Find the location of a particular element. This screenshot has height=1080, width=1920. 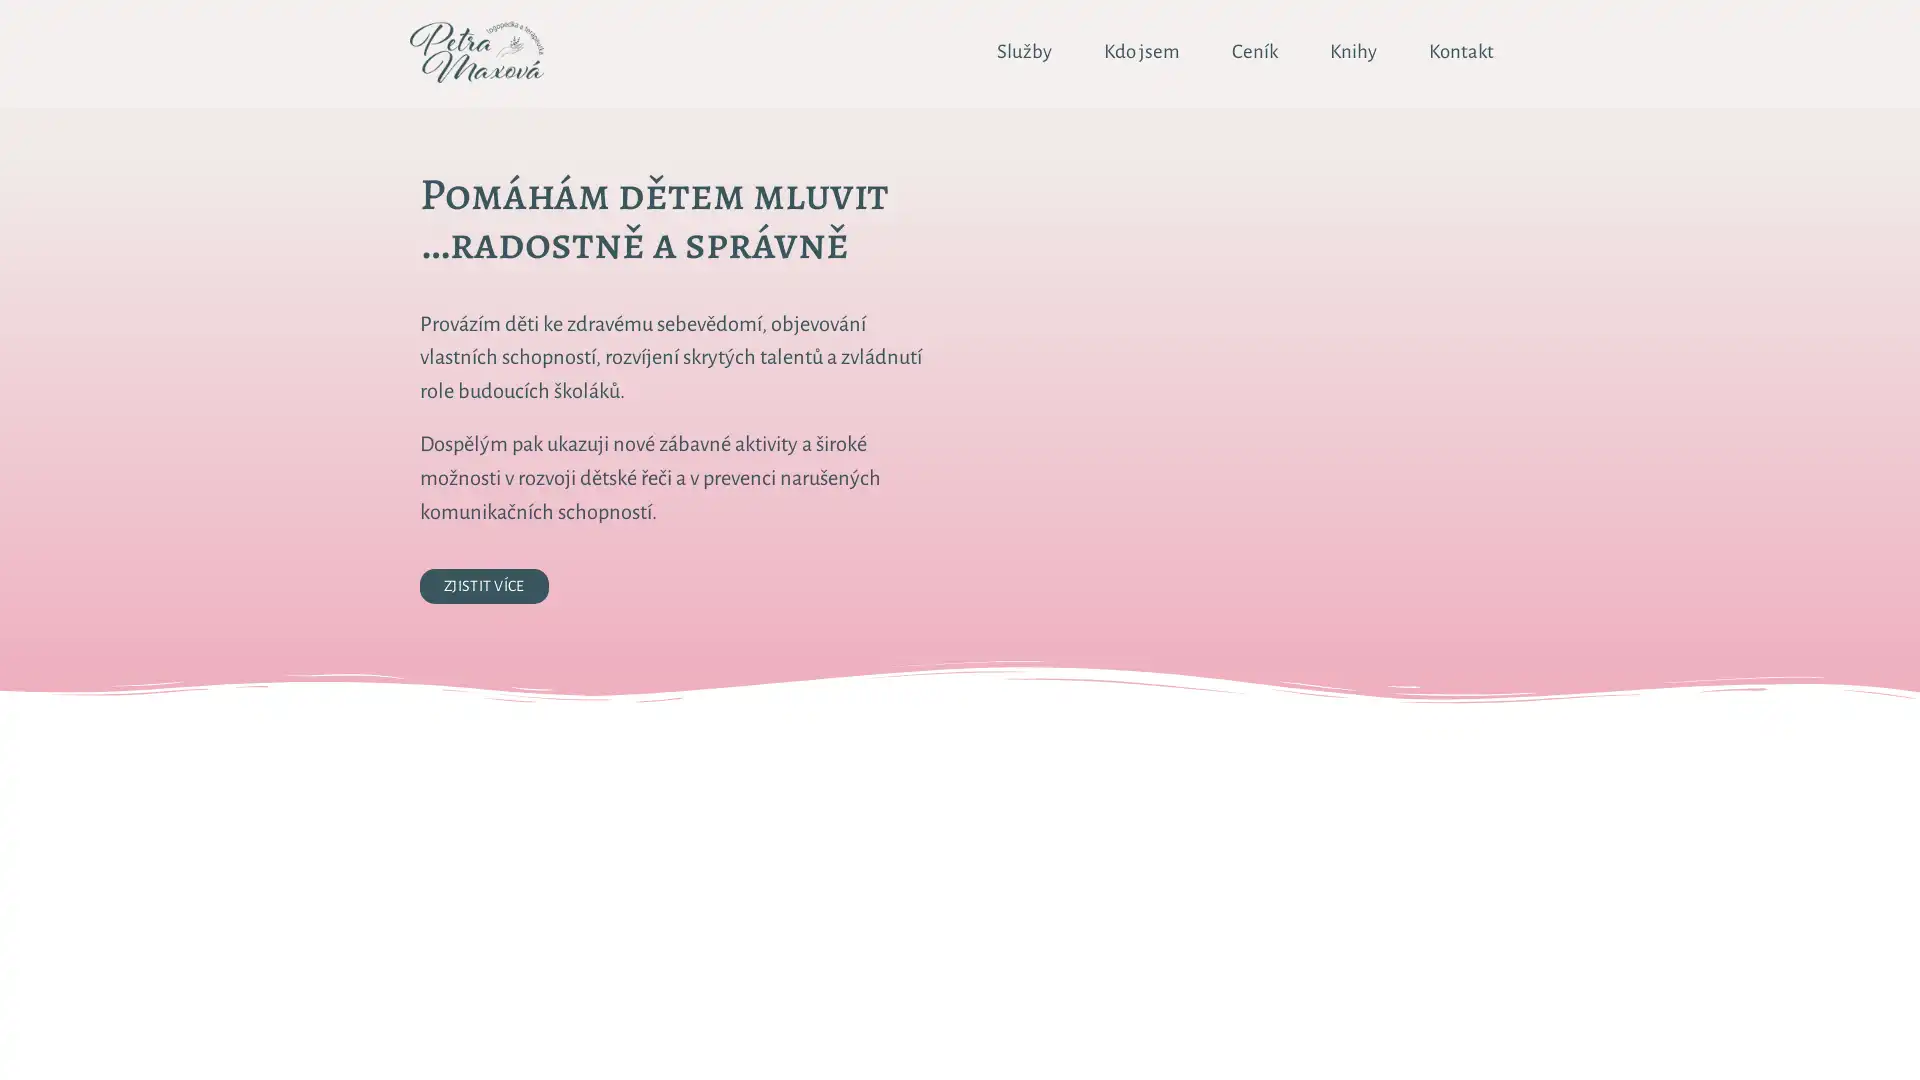

ZJISTIT VICE is located at coordinates (484, 585).